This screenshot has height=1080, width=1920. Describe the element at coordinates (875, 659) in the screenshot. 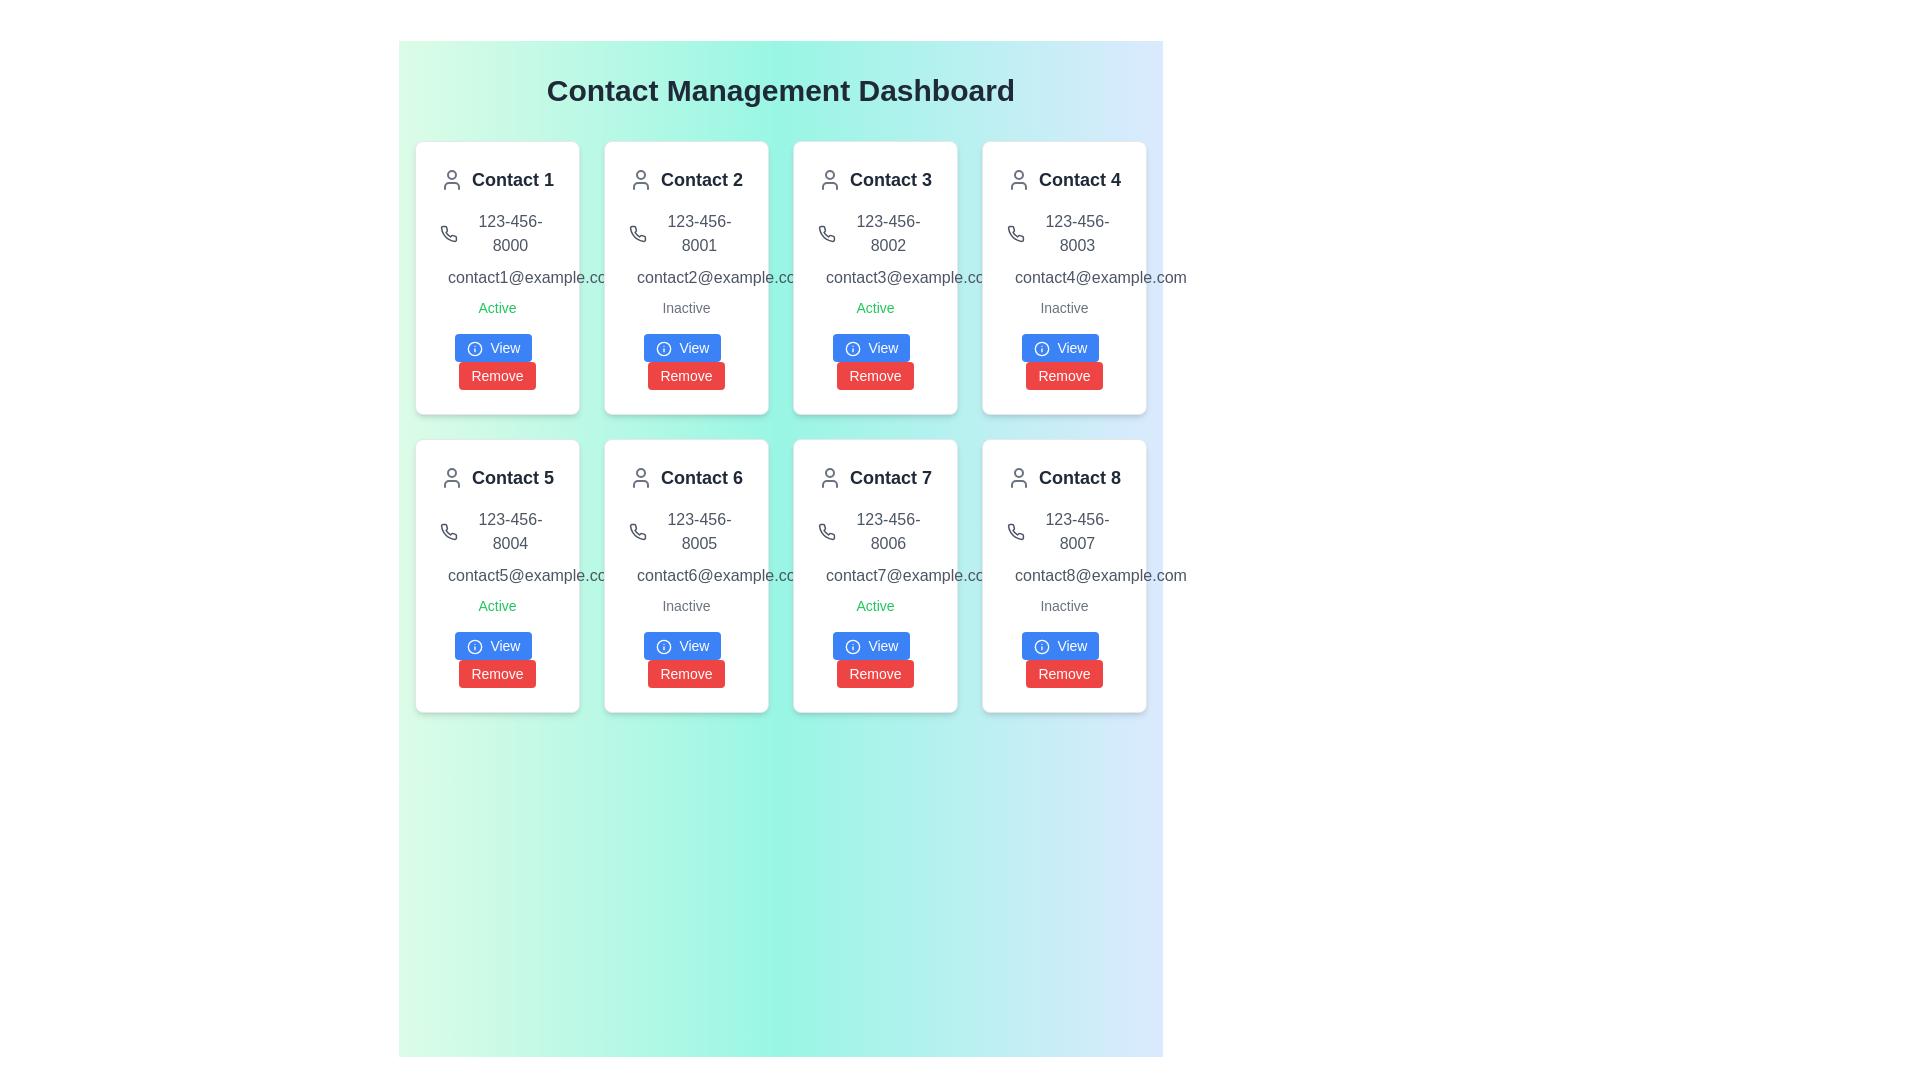

I see `the 'View' button located within the seventh contact card in the 'Contact Management Dashboard' grid layout` at that location.